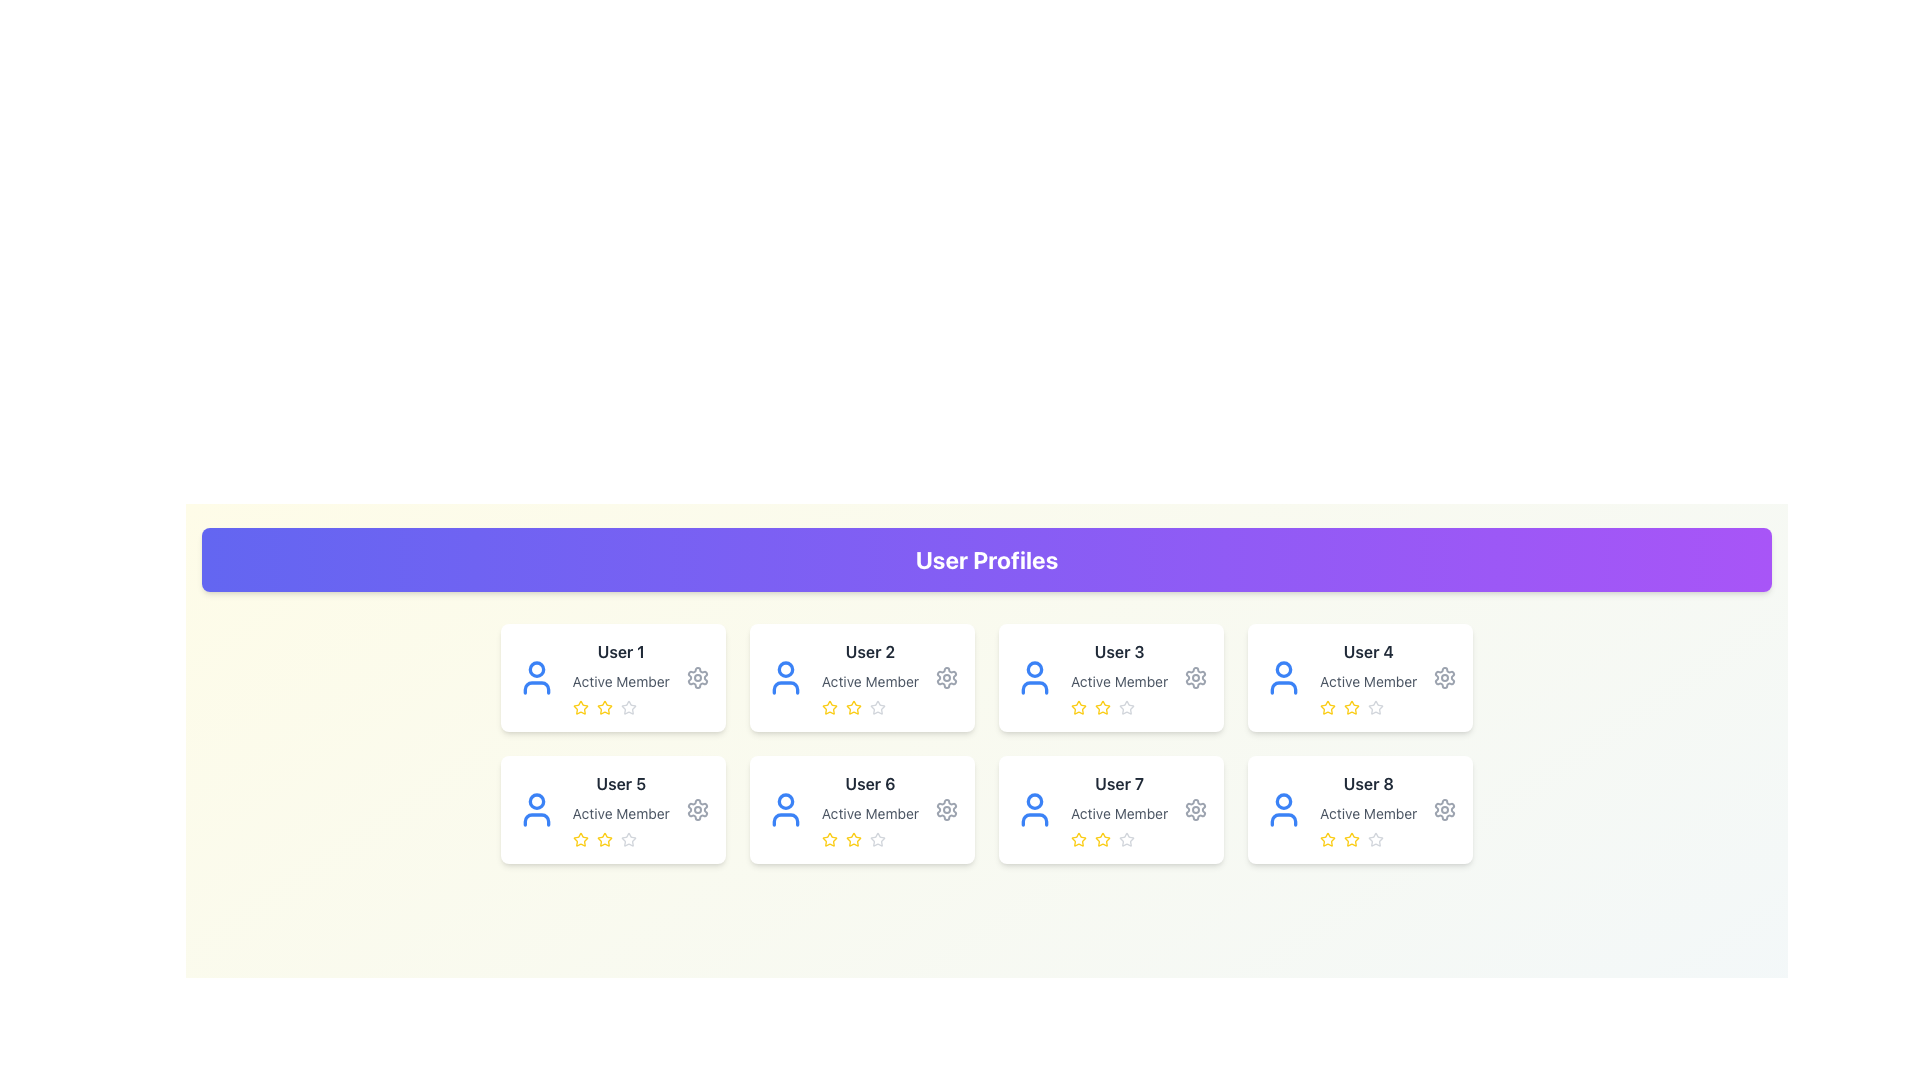 This screenshot has height=1080, width=1920. Describe the element at coordinates (1102, 839) in the screenshot. I see `the first star-shaped icon in the rating section of User 7's profile card` at that location.